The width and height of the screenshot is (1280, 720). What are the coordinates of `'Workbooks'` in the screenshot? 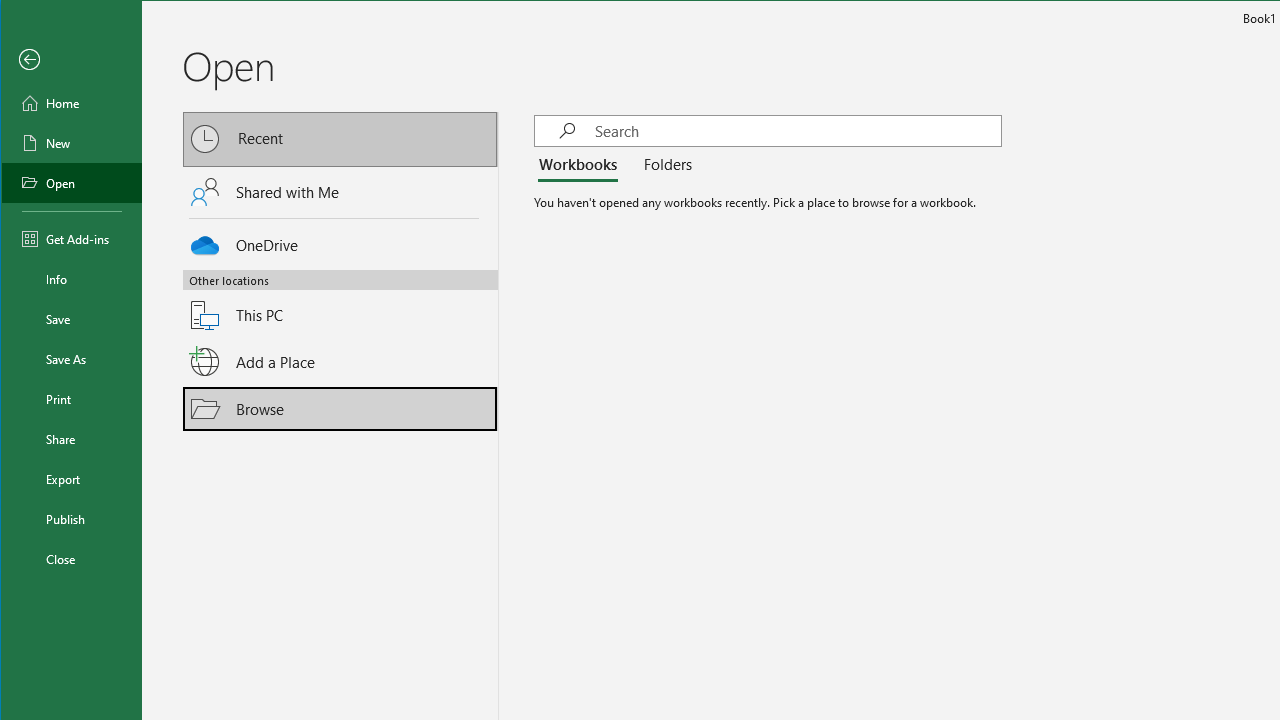 It's located at (580, 164).